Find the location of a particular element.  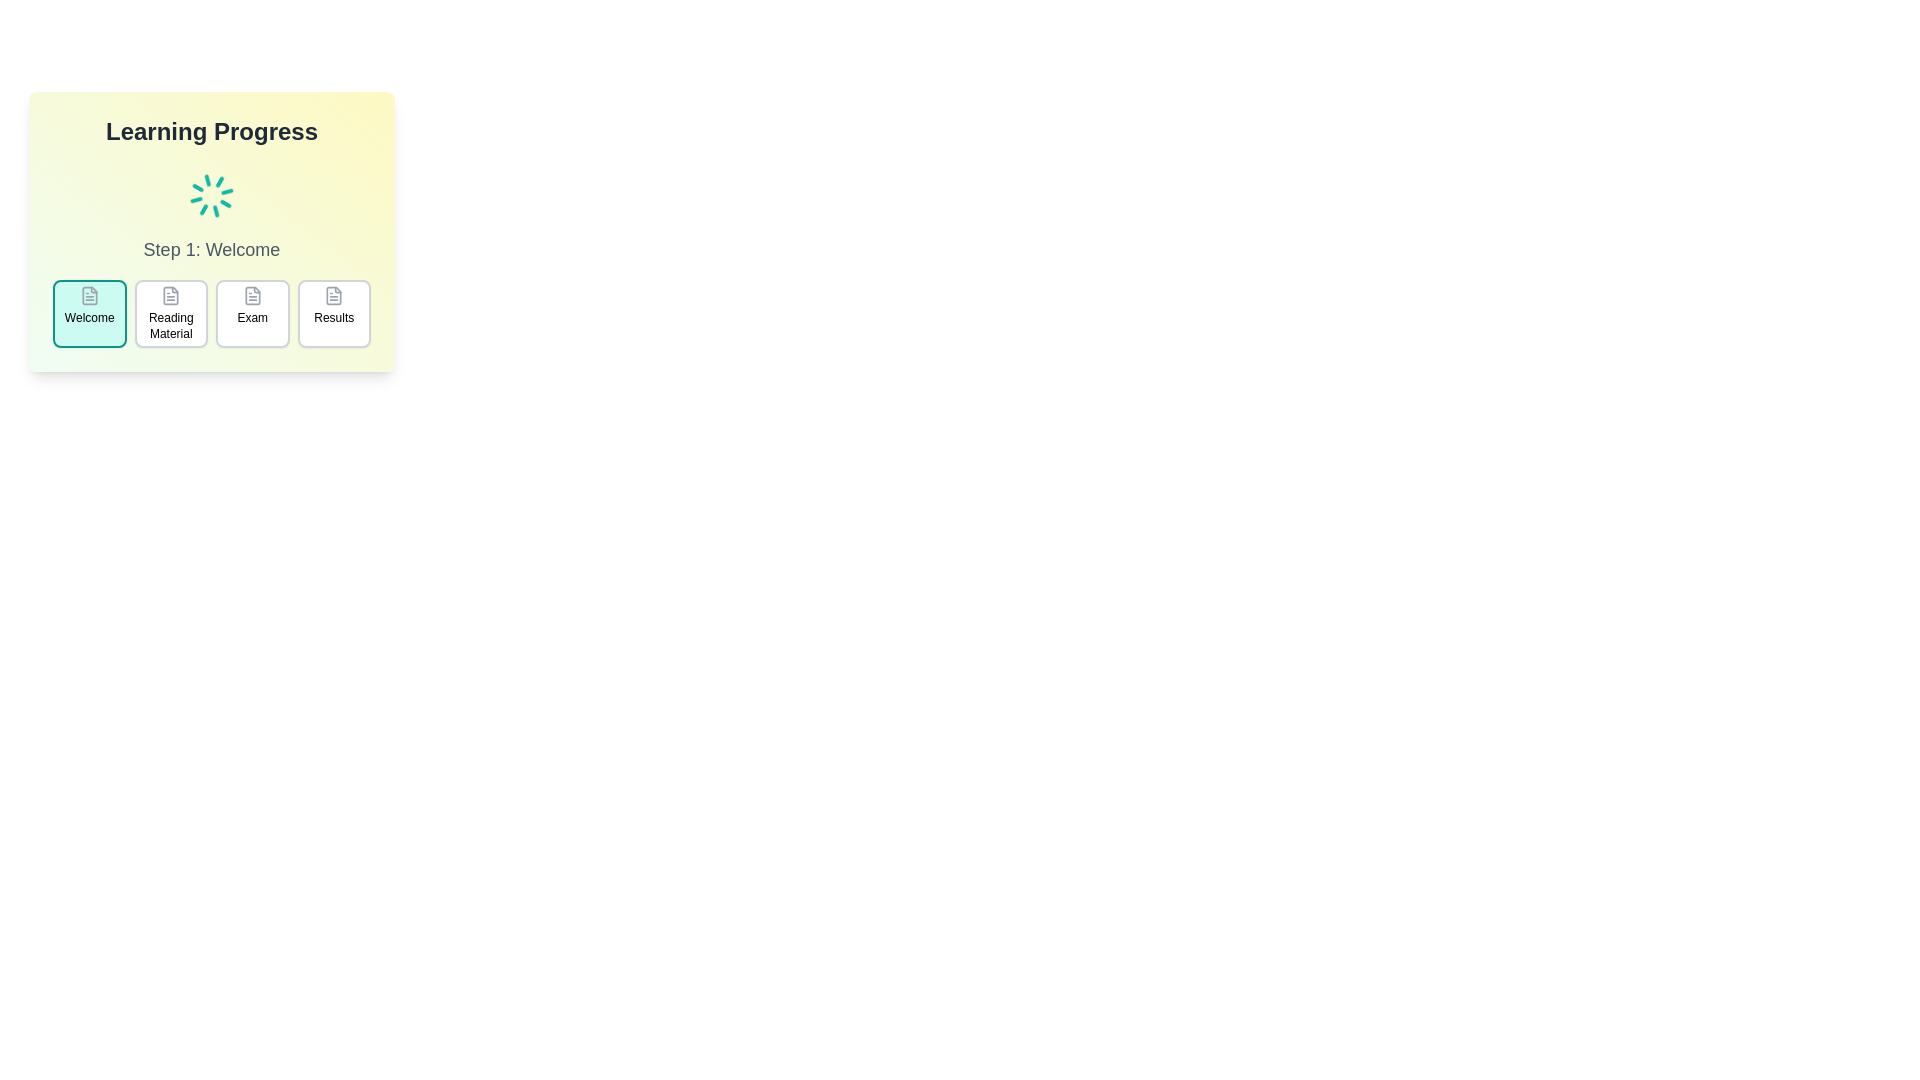

the third button in the horizontal group of four buttons located beneath the 'Step 1: Welcome' heading within the 'Learning Progress' area is located at coordinates (251, 313).